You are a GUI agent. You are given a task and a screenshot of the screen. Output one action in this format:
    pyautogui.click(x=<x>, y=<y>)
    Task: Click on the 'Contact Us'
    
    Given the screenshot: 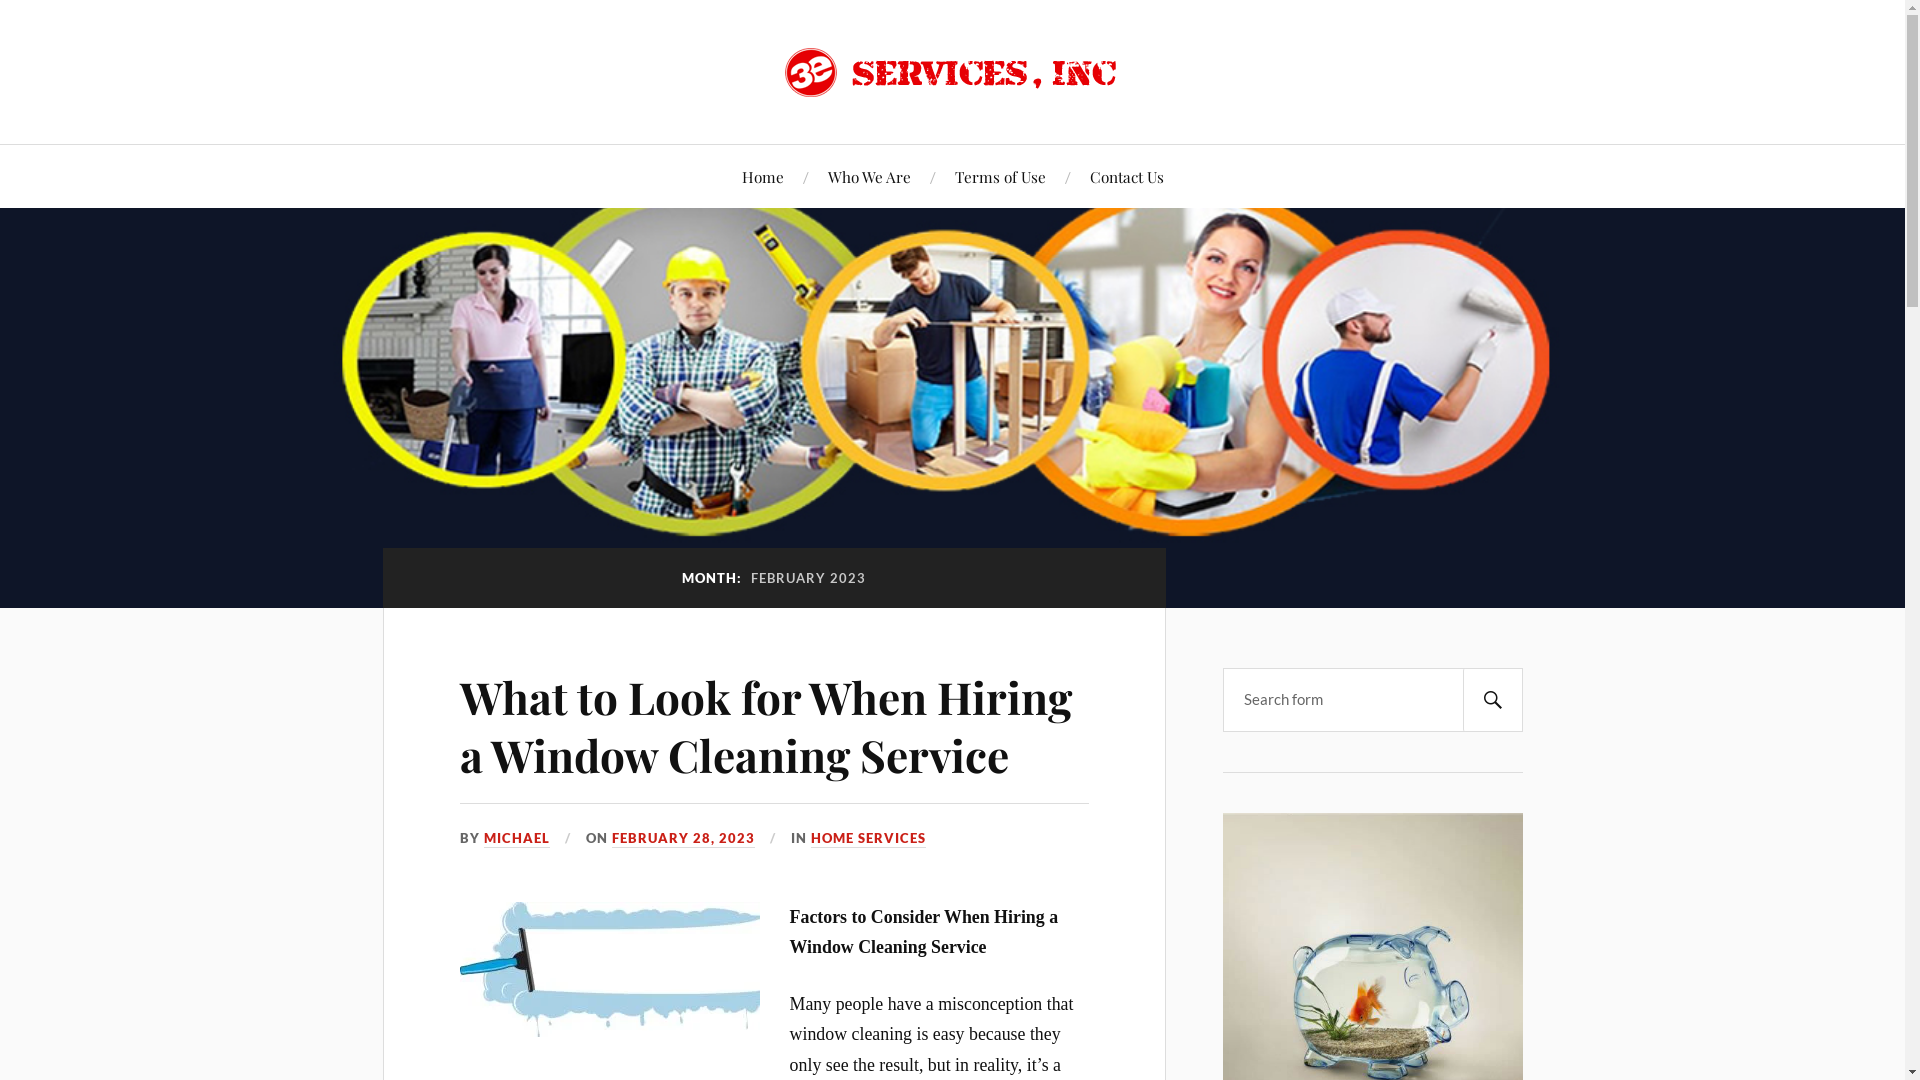 What is the action you would take?
    pyautogui.click(x=1127, y=175)
    